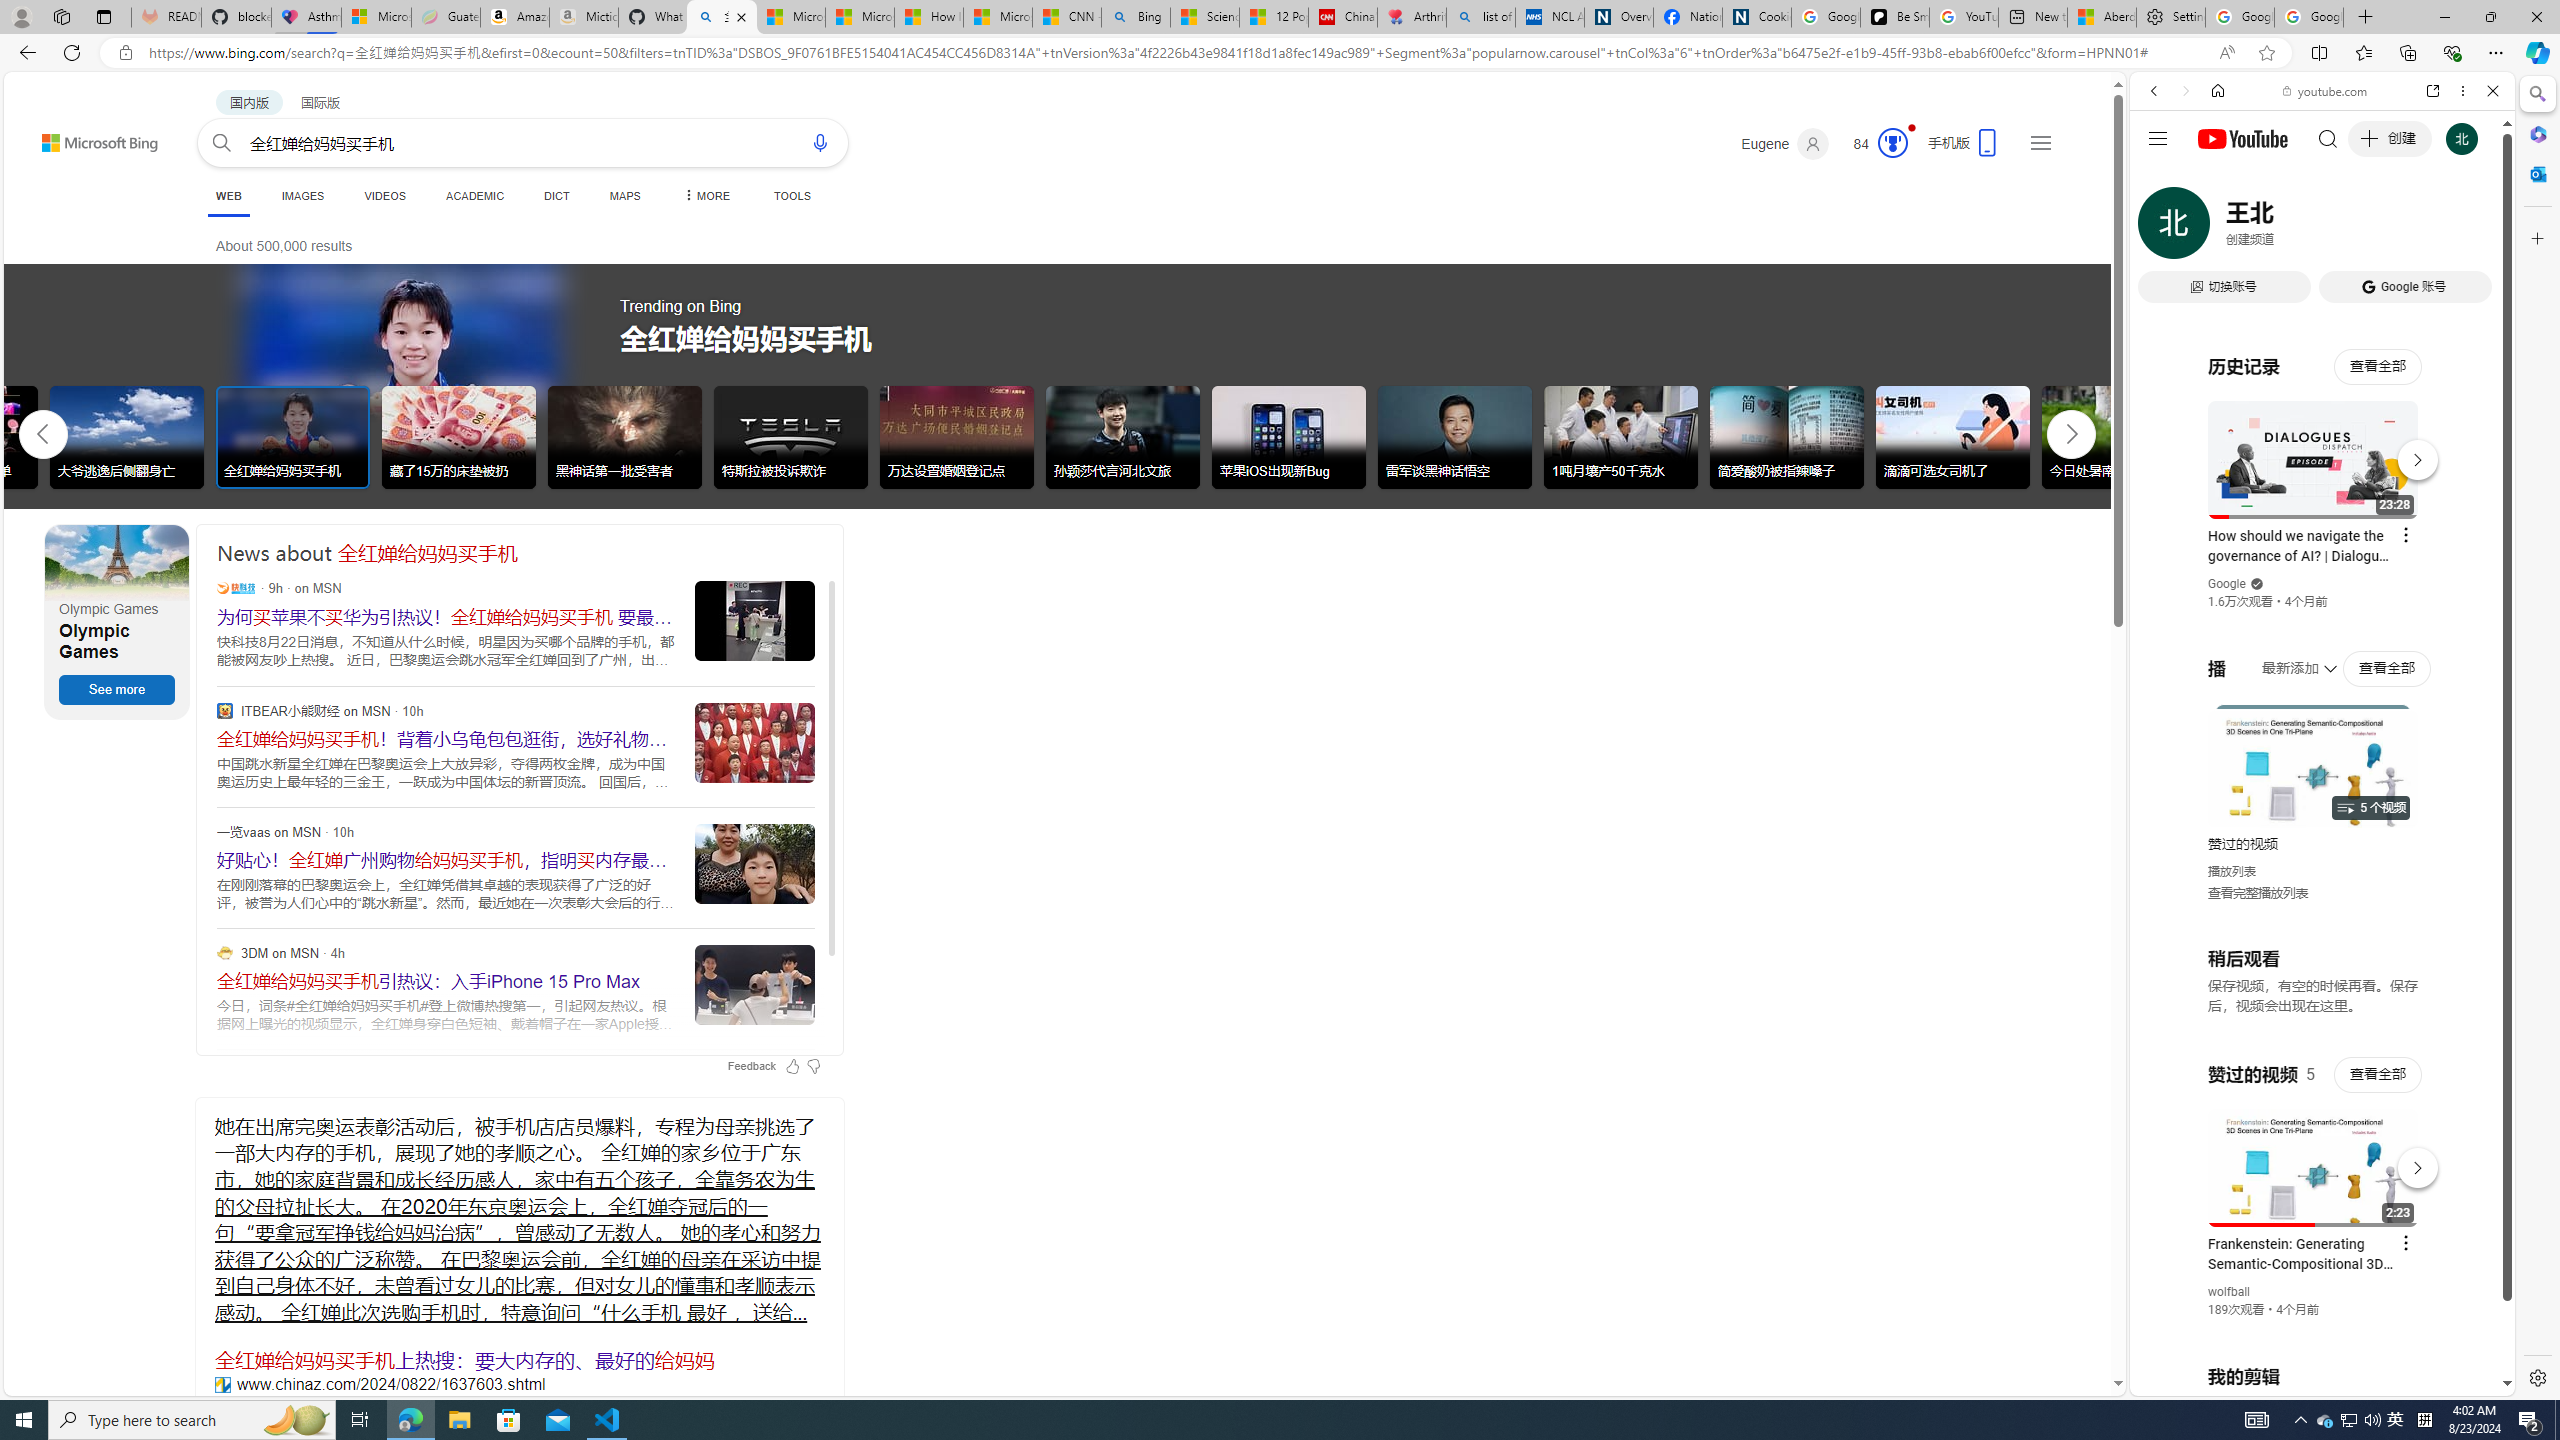 Image resolution: width=2560 pixels, height=1440 pixels. What do you see at coordinates (1872, 143) in the screenshot?
I see `'Microsoft Rewards 84'` at bounding box center [1872, 143].